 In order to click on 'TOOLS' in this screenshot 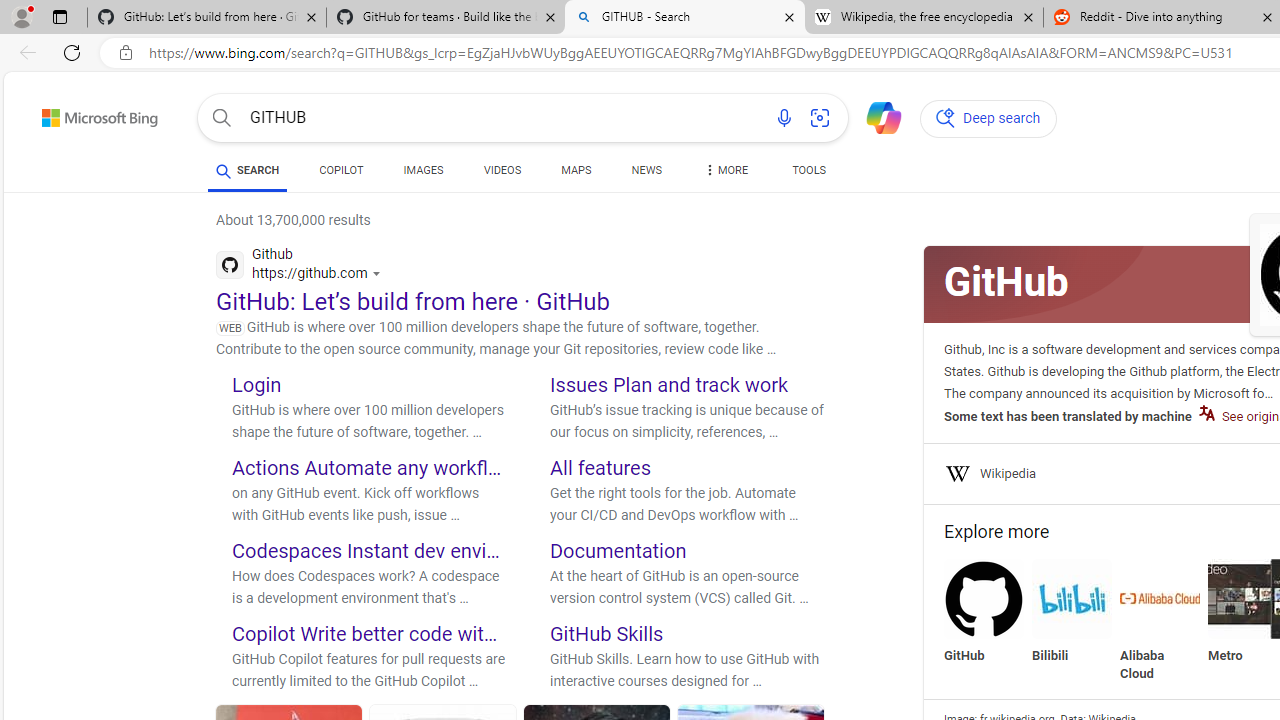, I will do `click(808, 170)`.